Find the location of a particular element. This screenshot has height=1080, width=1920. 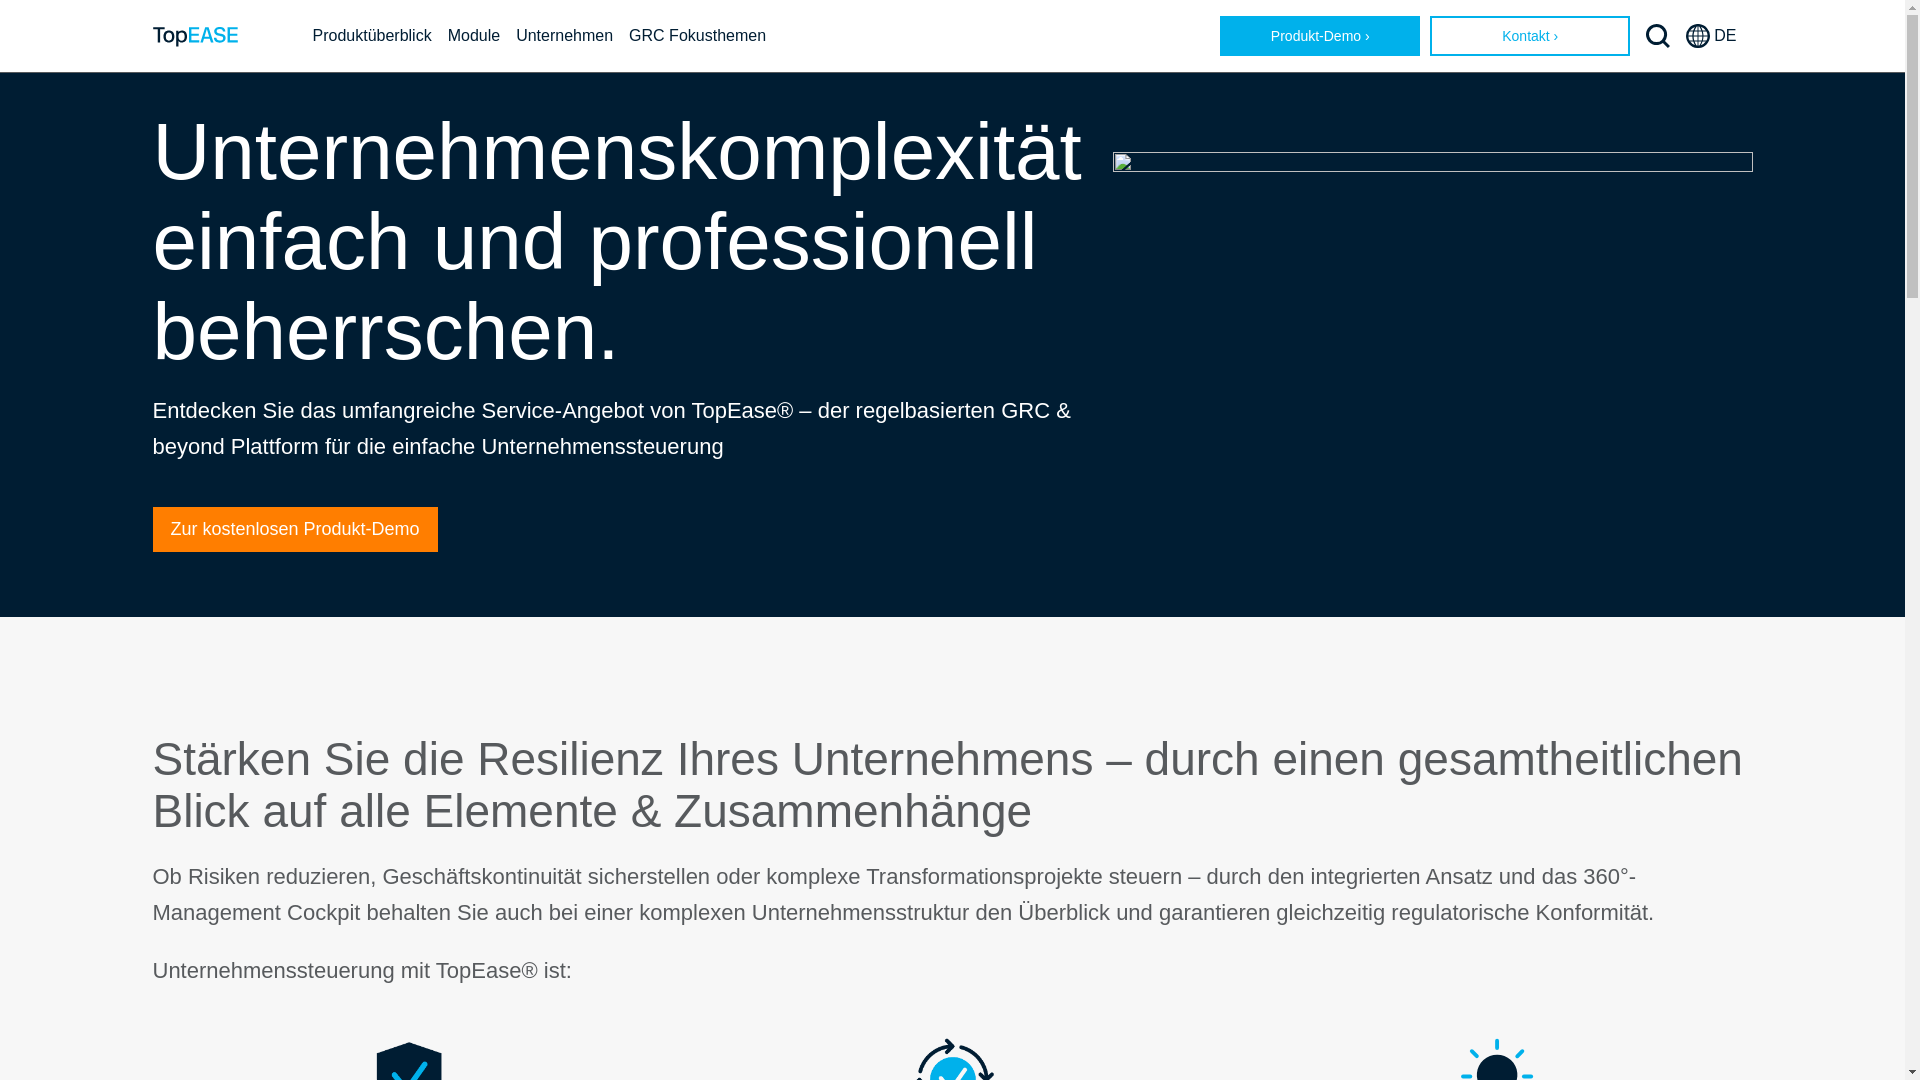

'DE' is located at coordinates (1684, 35).